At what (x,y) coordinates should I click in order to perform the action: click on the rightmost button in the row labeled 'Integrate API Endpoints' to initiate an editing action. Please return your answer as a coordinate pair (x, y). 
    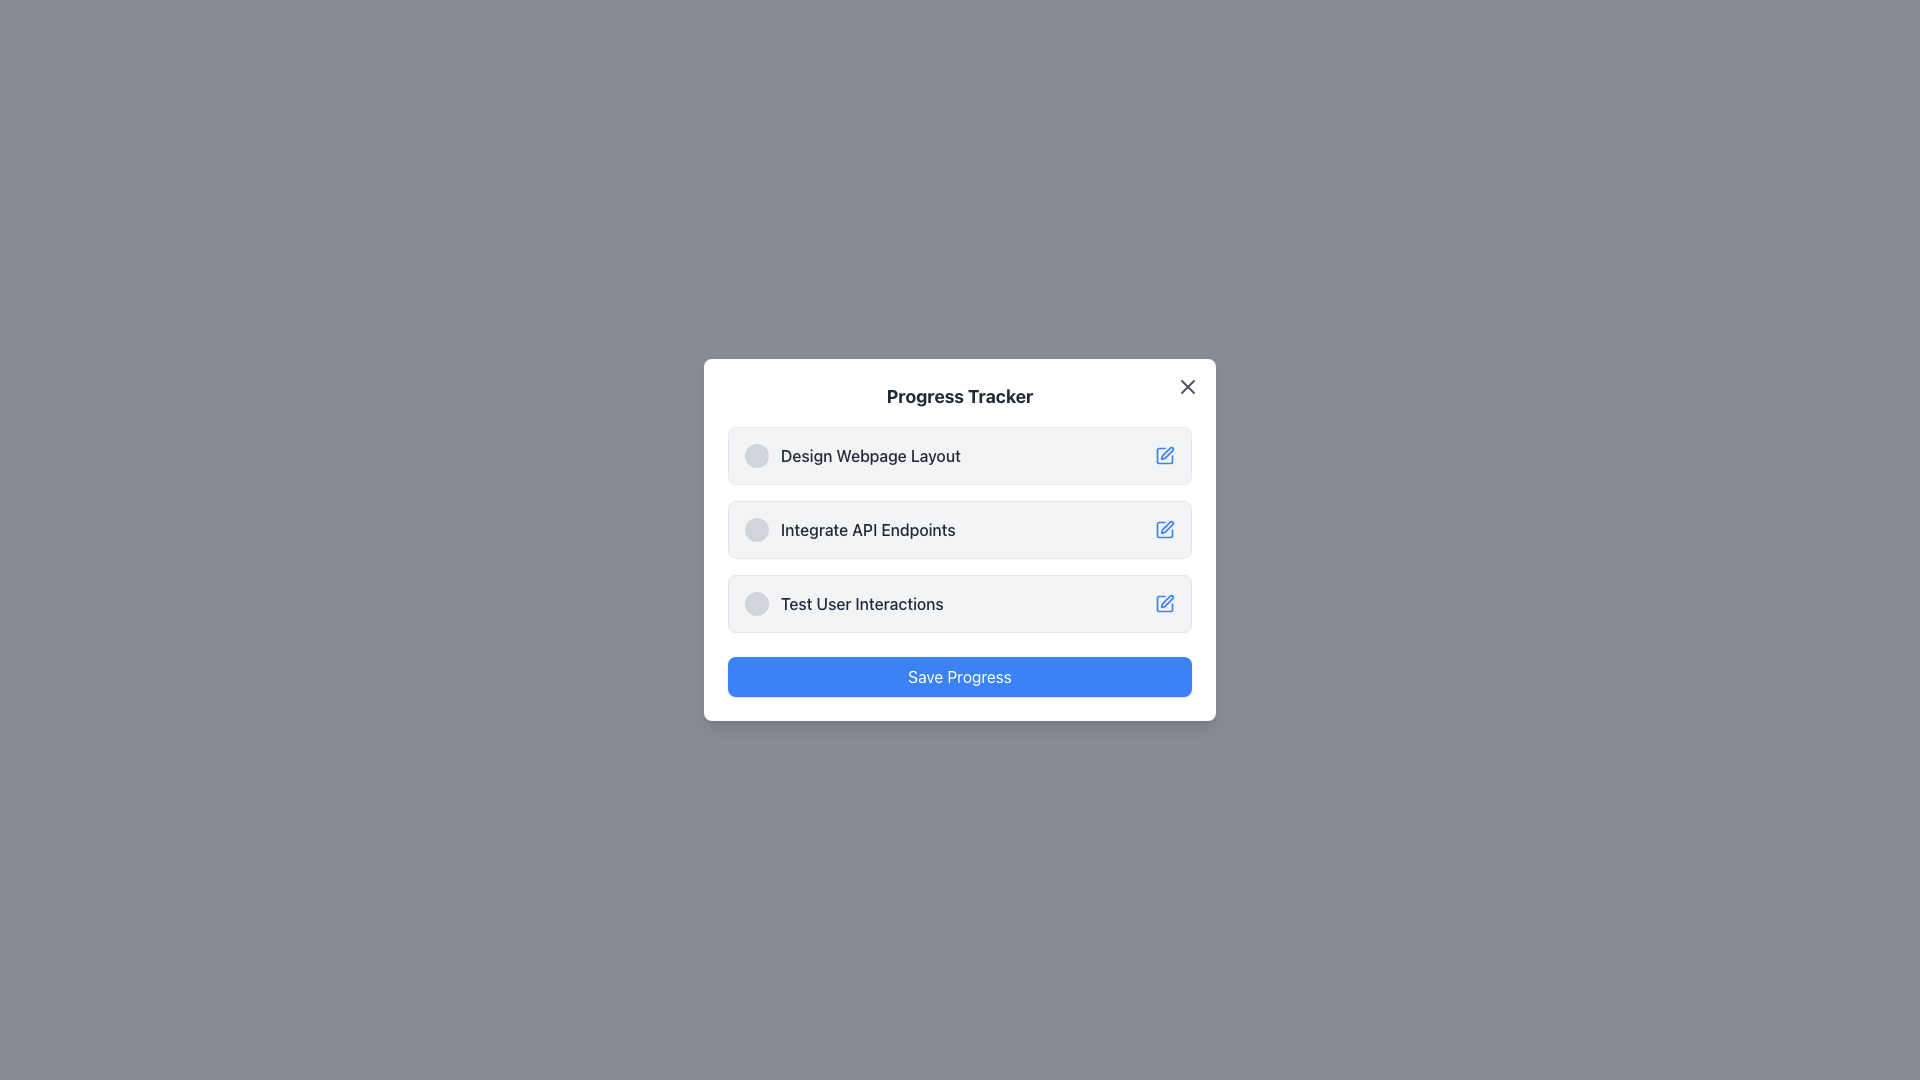
    Looking at the image, I should click on (1165, 528).